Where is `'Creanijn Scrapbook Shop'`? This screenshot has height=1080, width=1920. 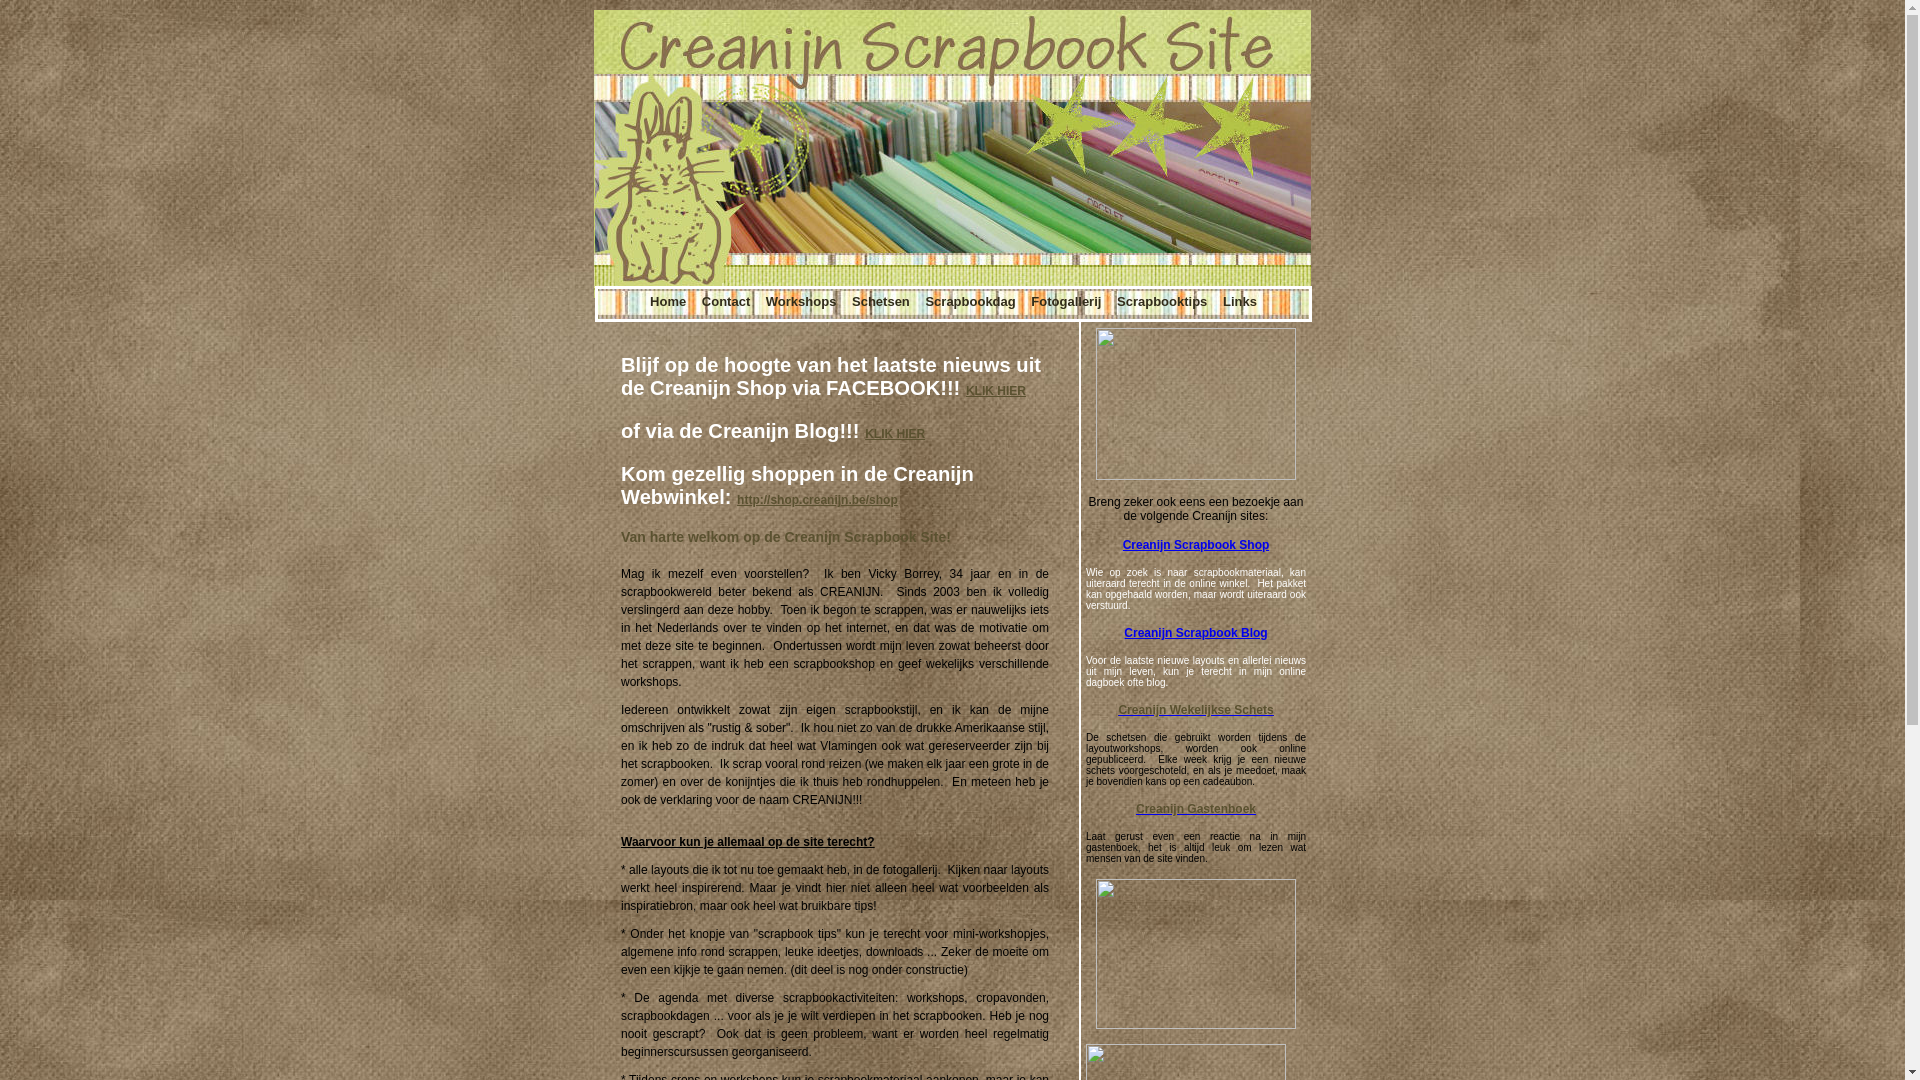 'Creanijn Scrapbook Shop' is located at coordinates (1196, 544).